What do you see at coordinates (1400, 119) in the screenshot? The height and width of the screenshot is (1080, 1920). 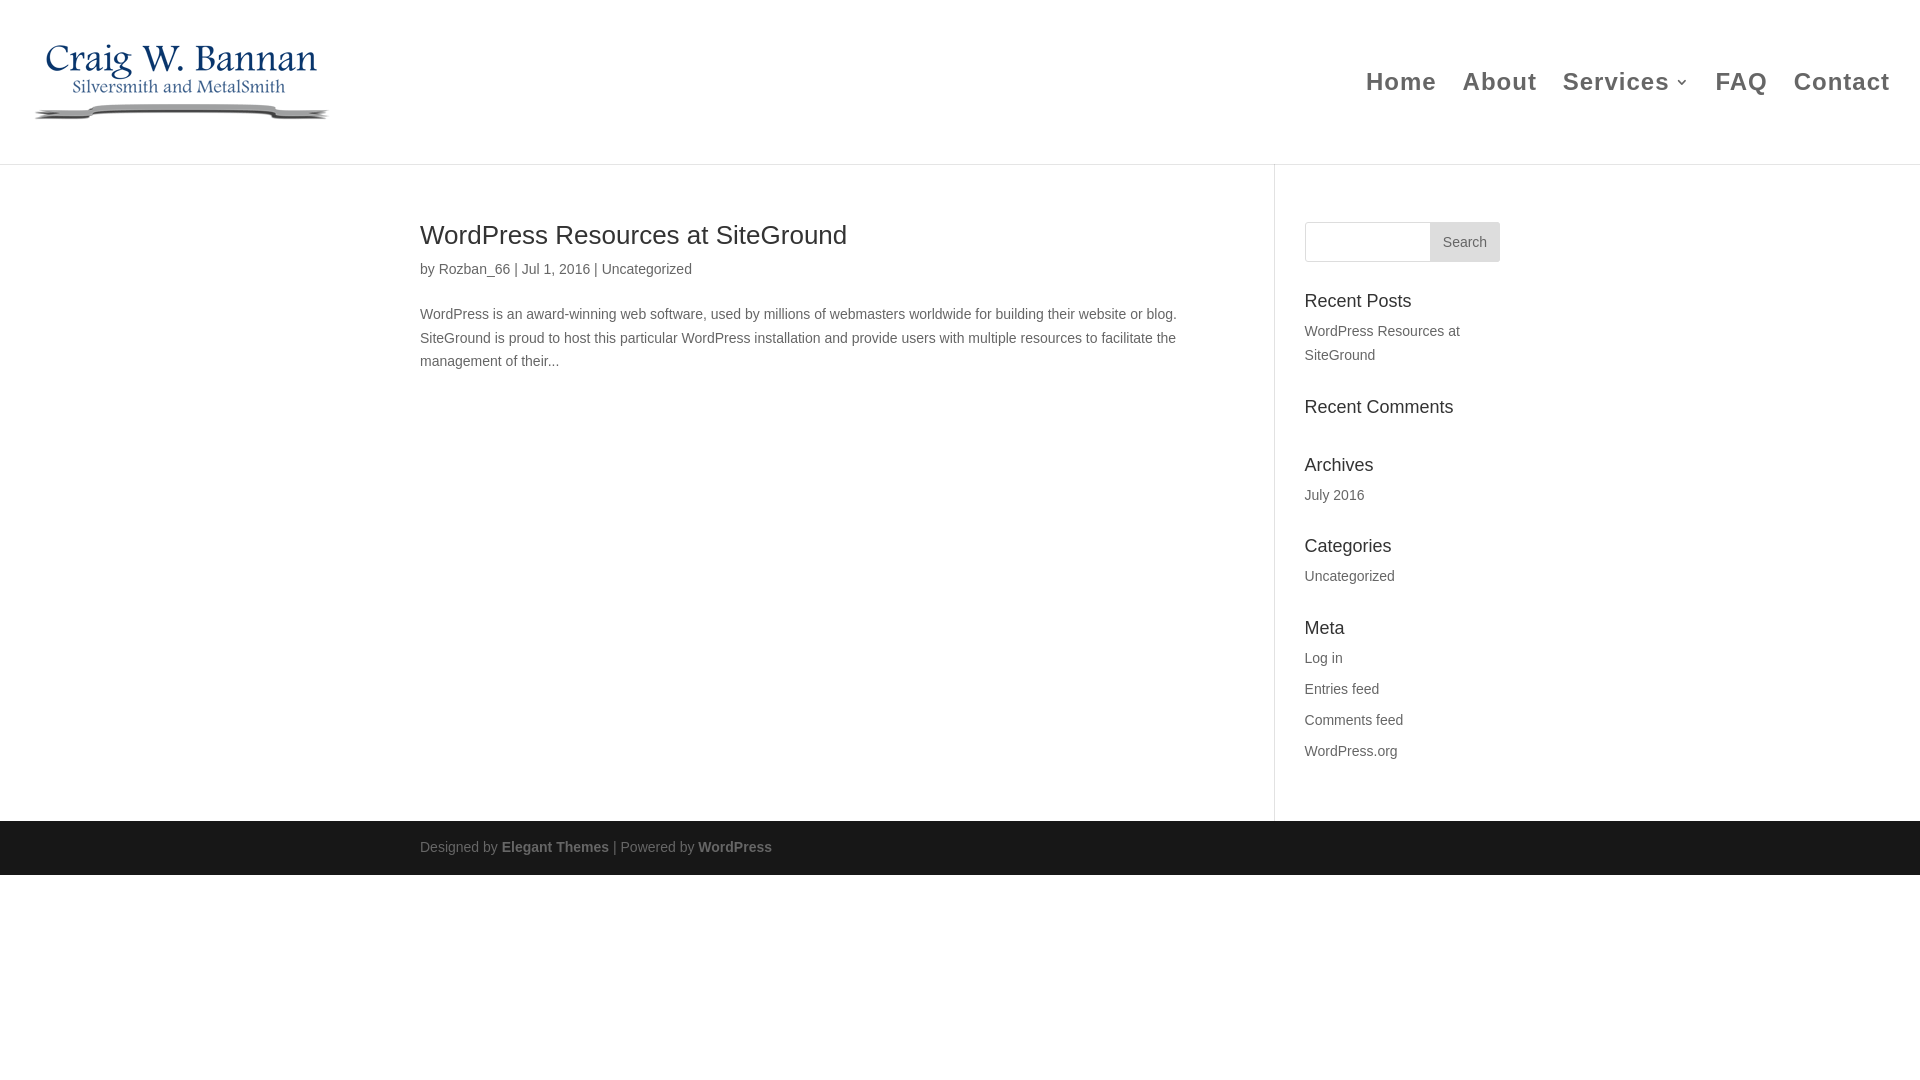 I see `'Home'` at bounding box center [1400, 119].